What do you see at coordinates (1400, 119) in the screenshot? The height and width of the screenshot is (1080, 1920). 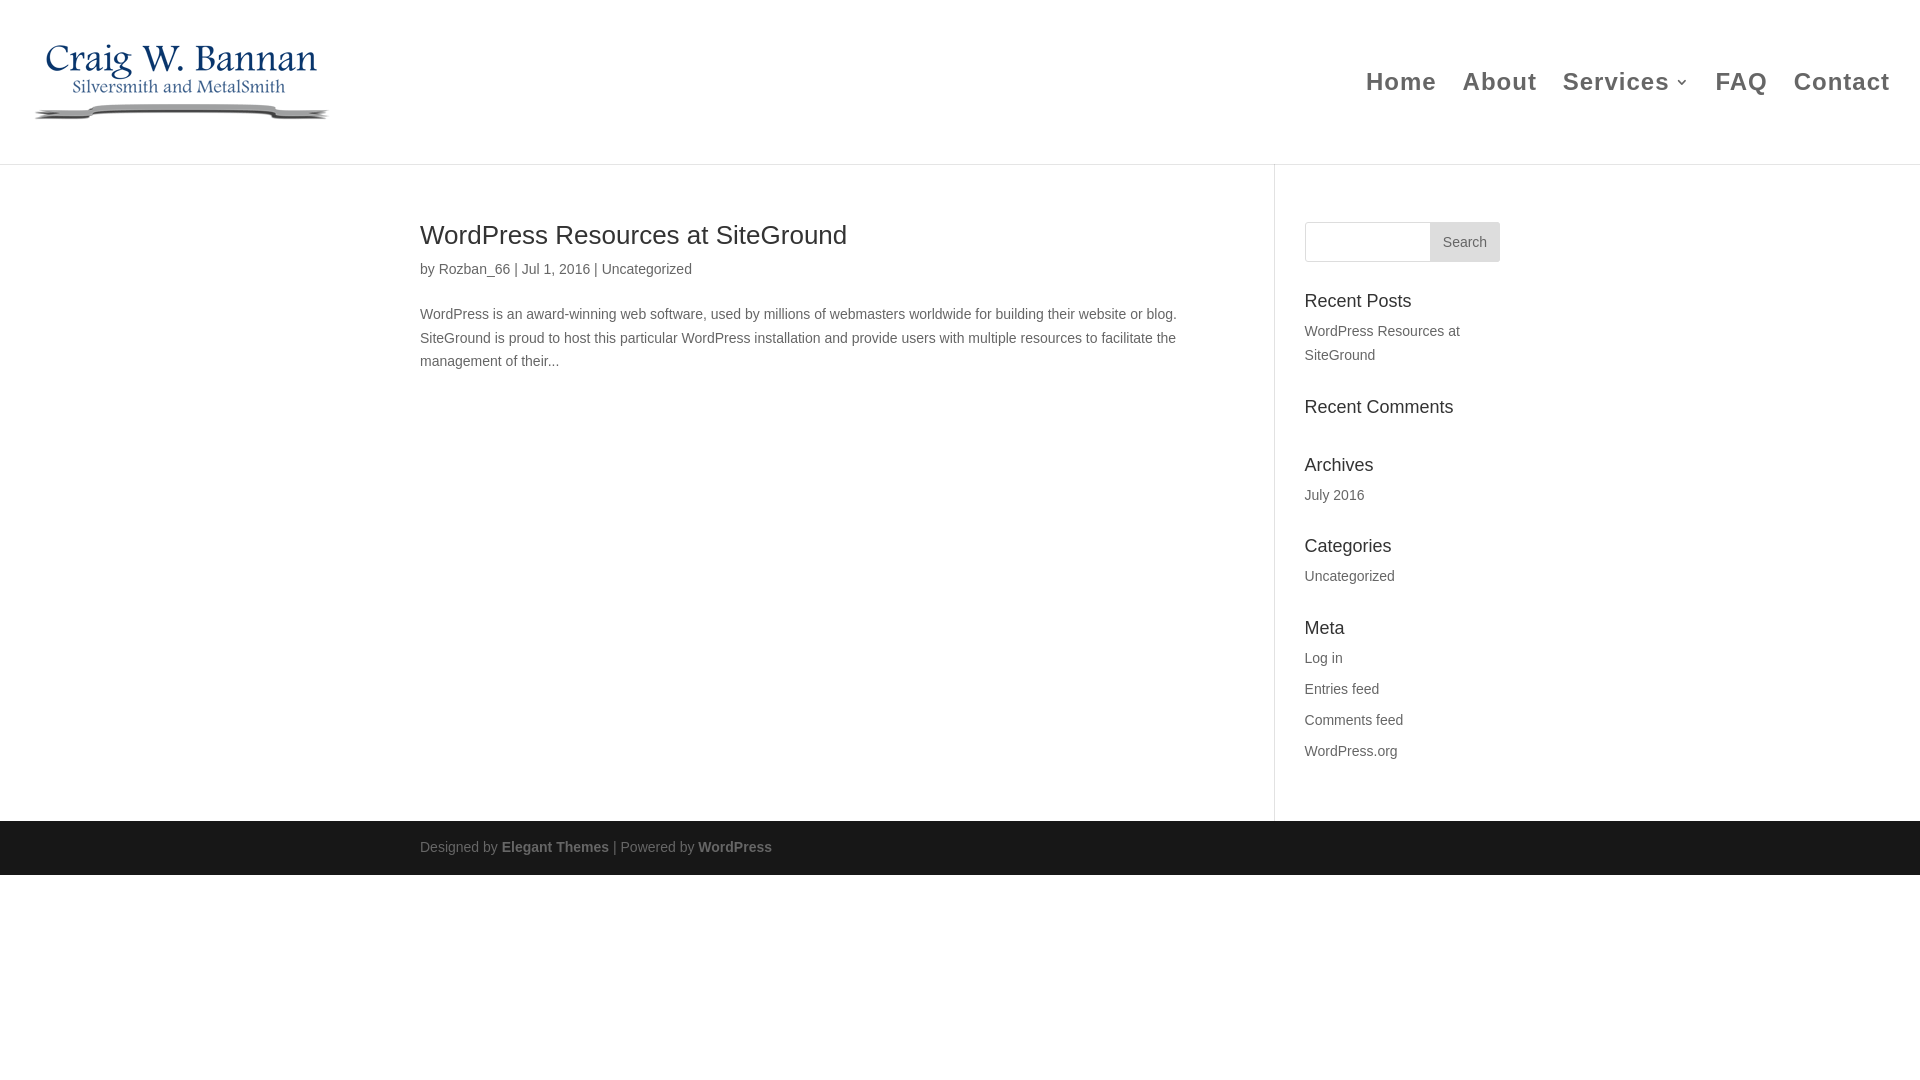 I see `'Home'` at bounding box center [1400, 119].